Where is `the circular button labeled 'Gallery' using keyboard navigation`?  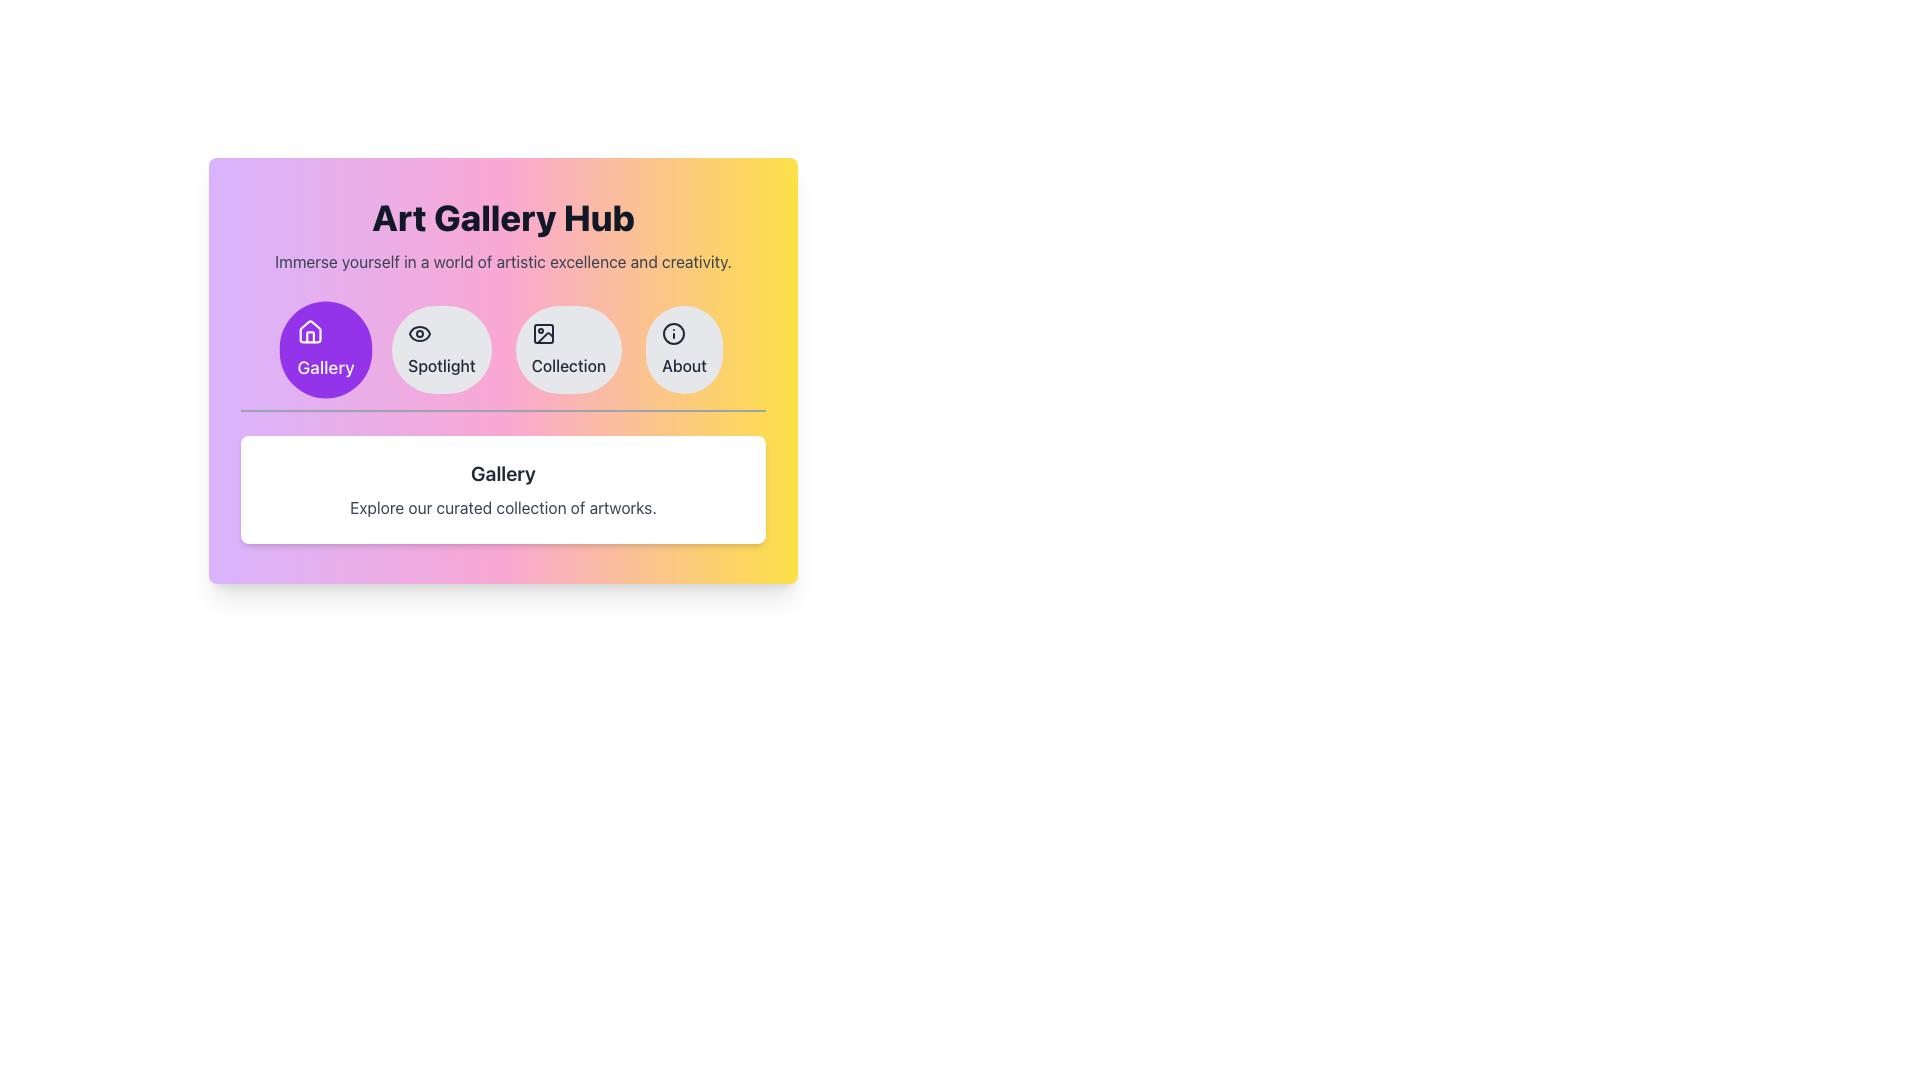
the circular button labeled 'Gallery' using keyboard navigation is located at coordinates (326, 349).